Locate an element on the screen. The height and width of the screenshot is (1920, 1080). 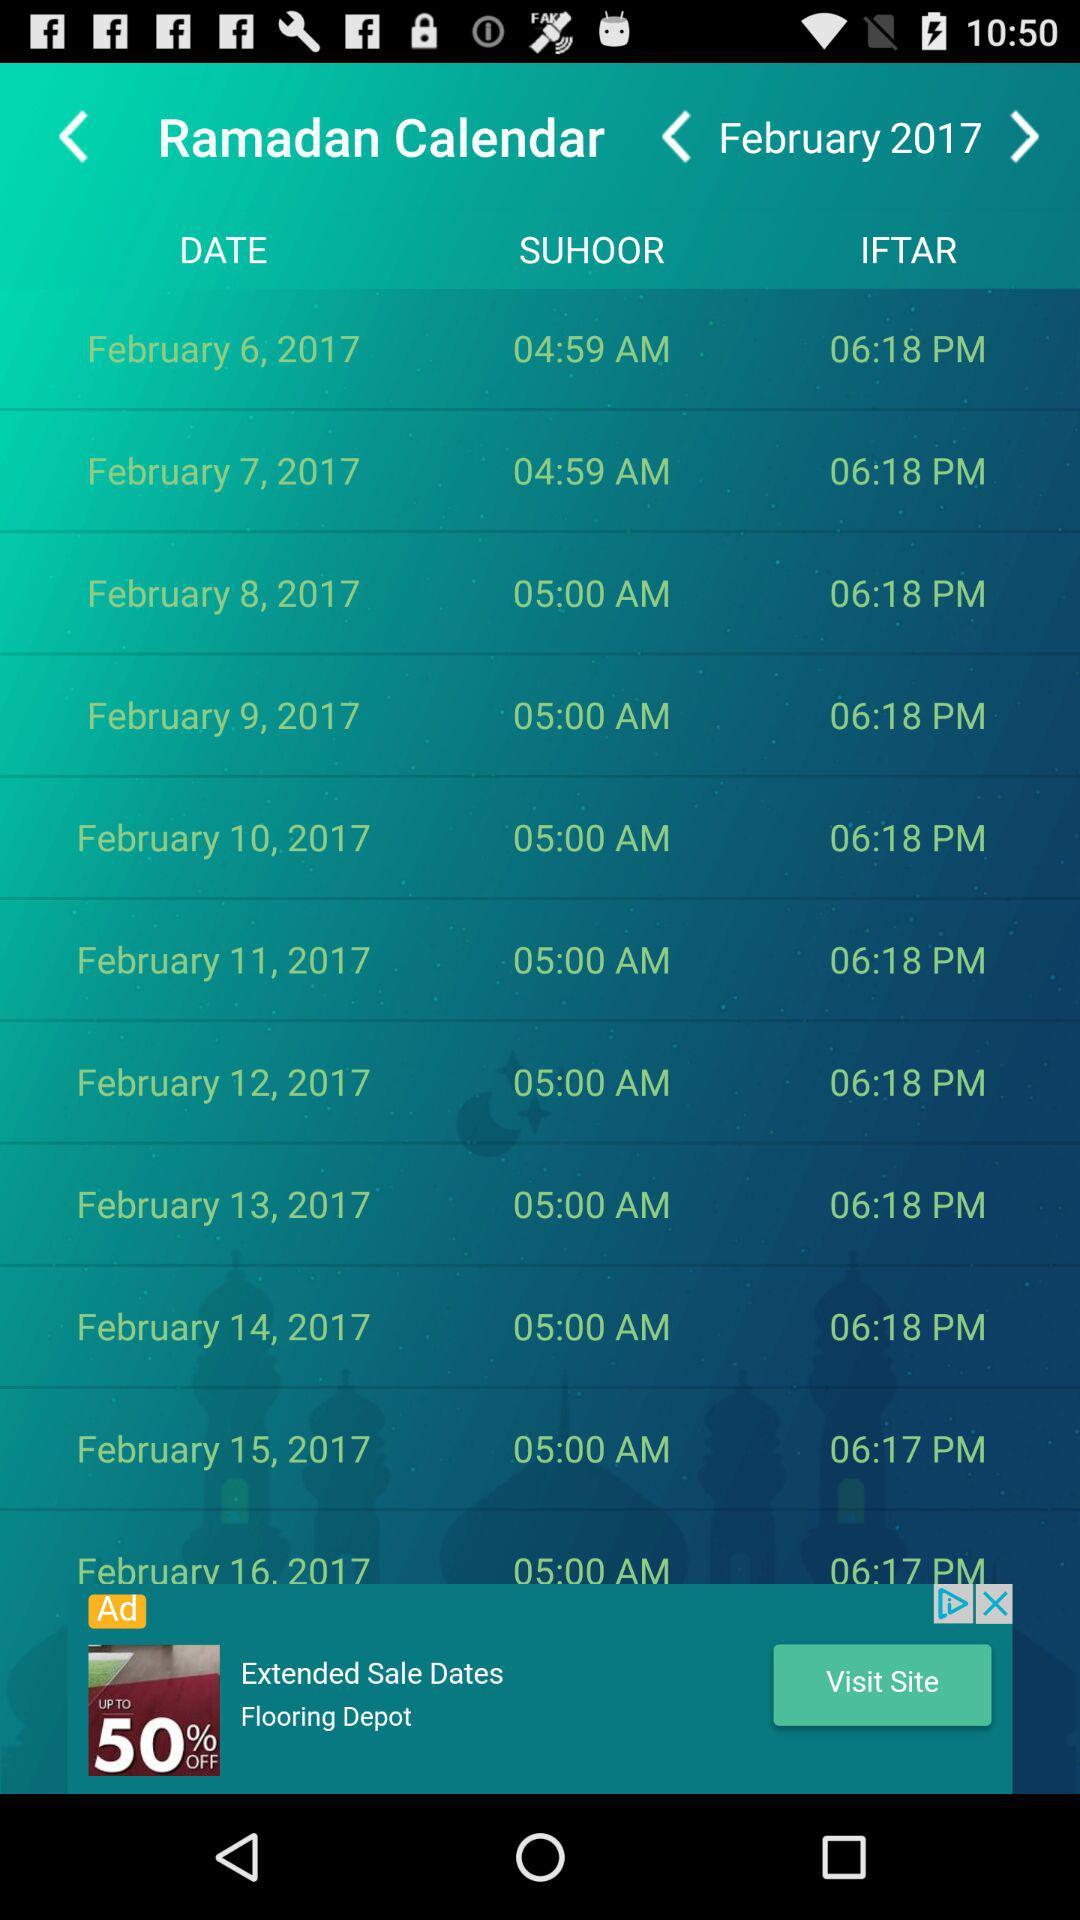
back is located at coordinates (675, 135).